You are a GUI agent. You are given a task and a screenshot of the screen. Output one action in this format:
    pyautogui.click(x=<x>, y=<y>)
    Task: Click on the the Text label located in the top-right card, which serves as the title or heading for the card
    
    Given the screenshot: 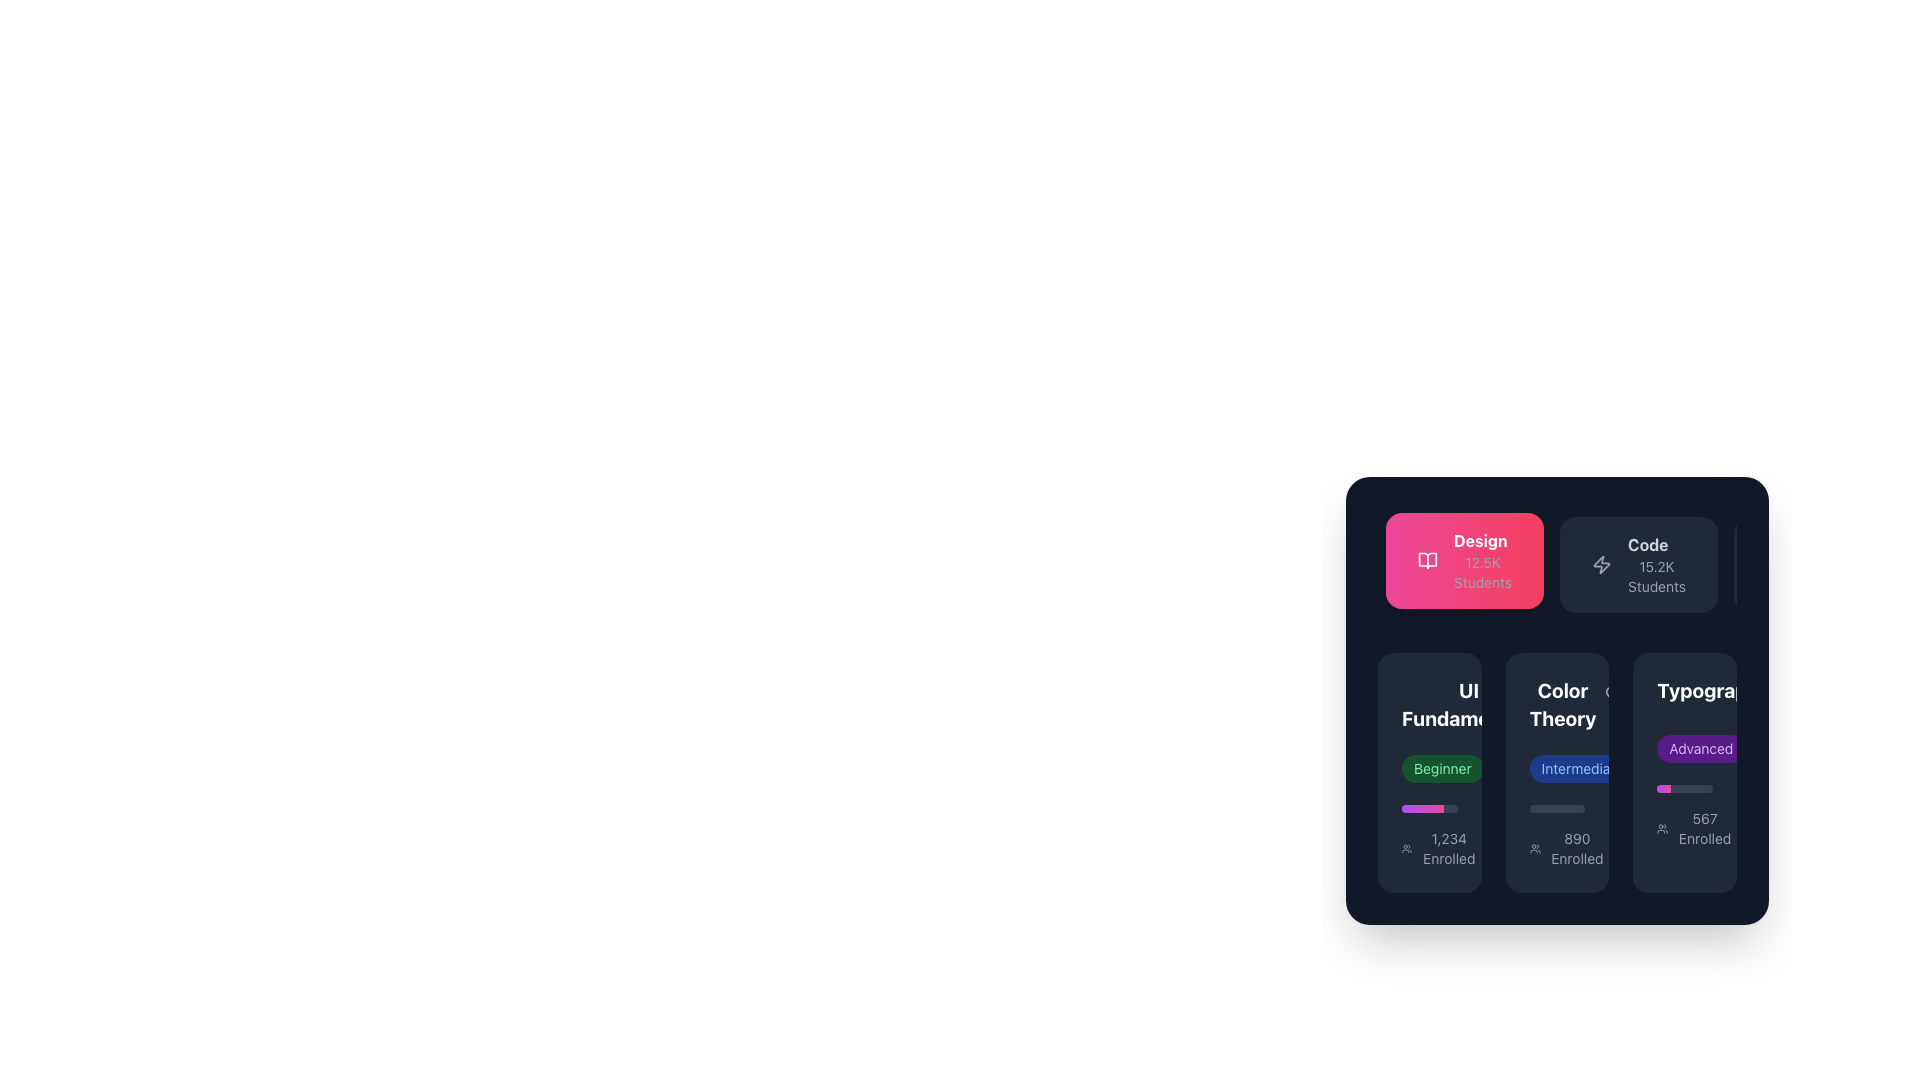 What is the action you would take?
    pyautogui.click(x=1684, y=693)
    